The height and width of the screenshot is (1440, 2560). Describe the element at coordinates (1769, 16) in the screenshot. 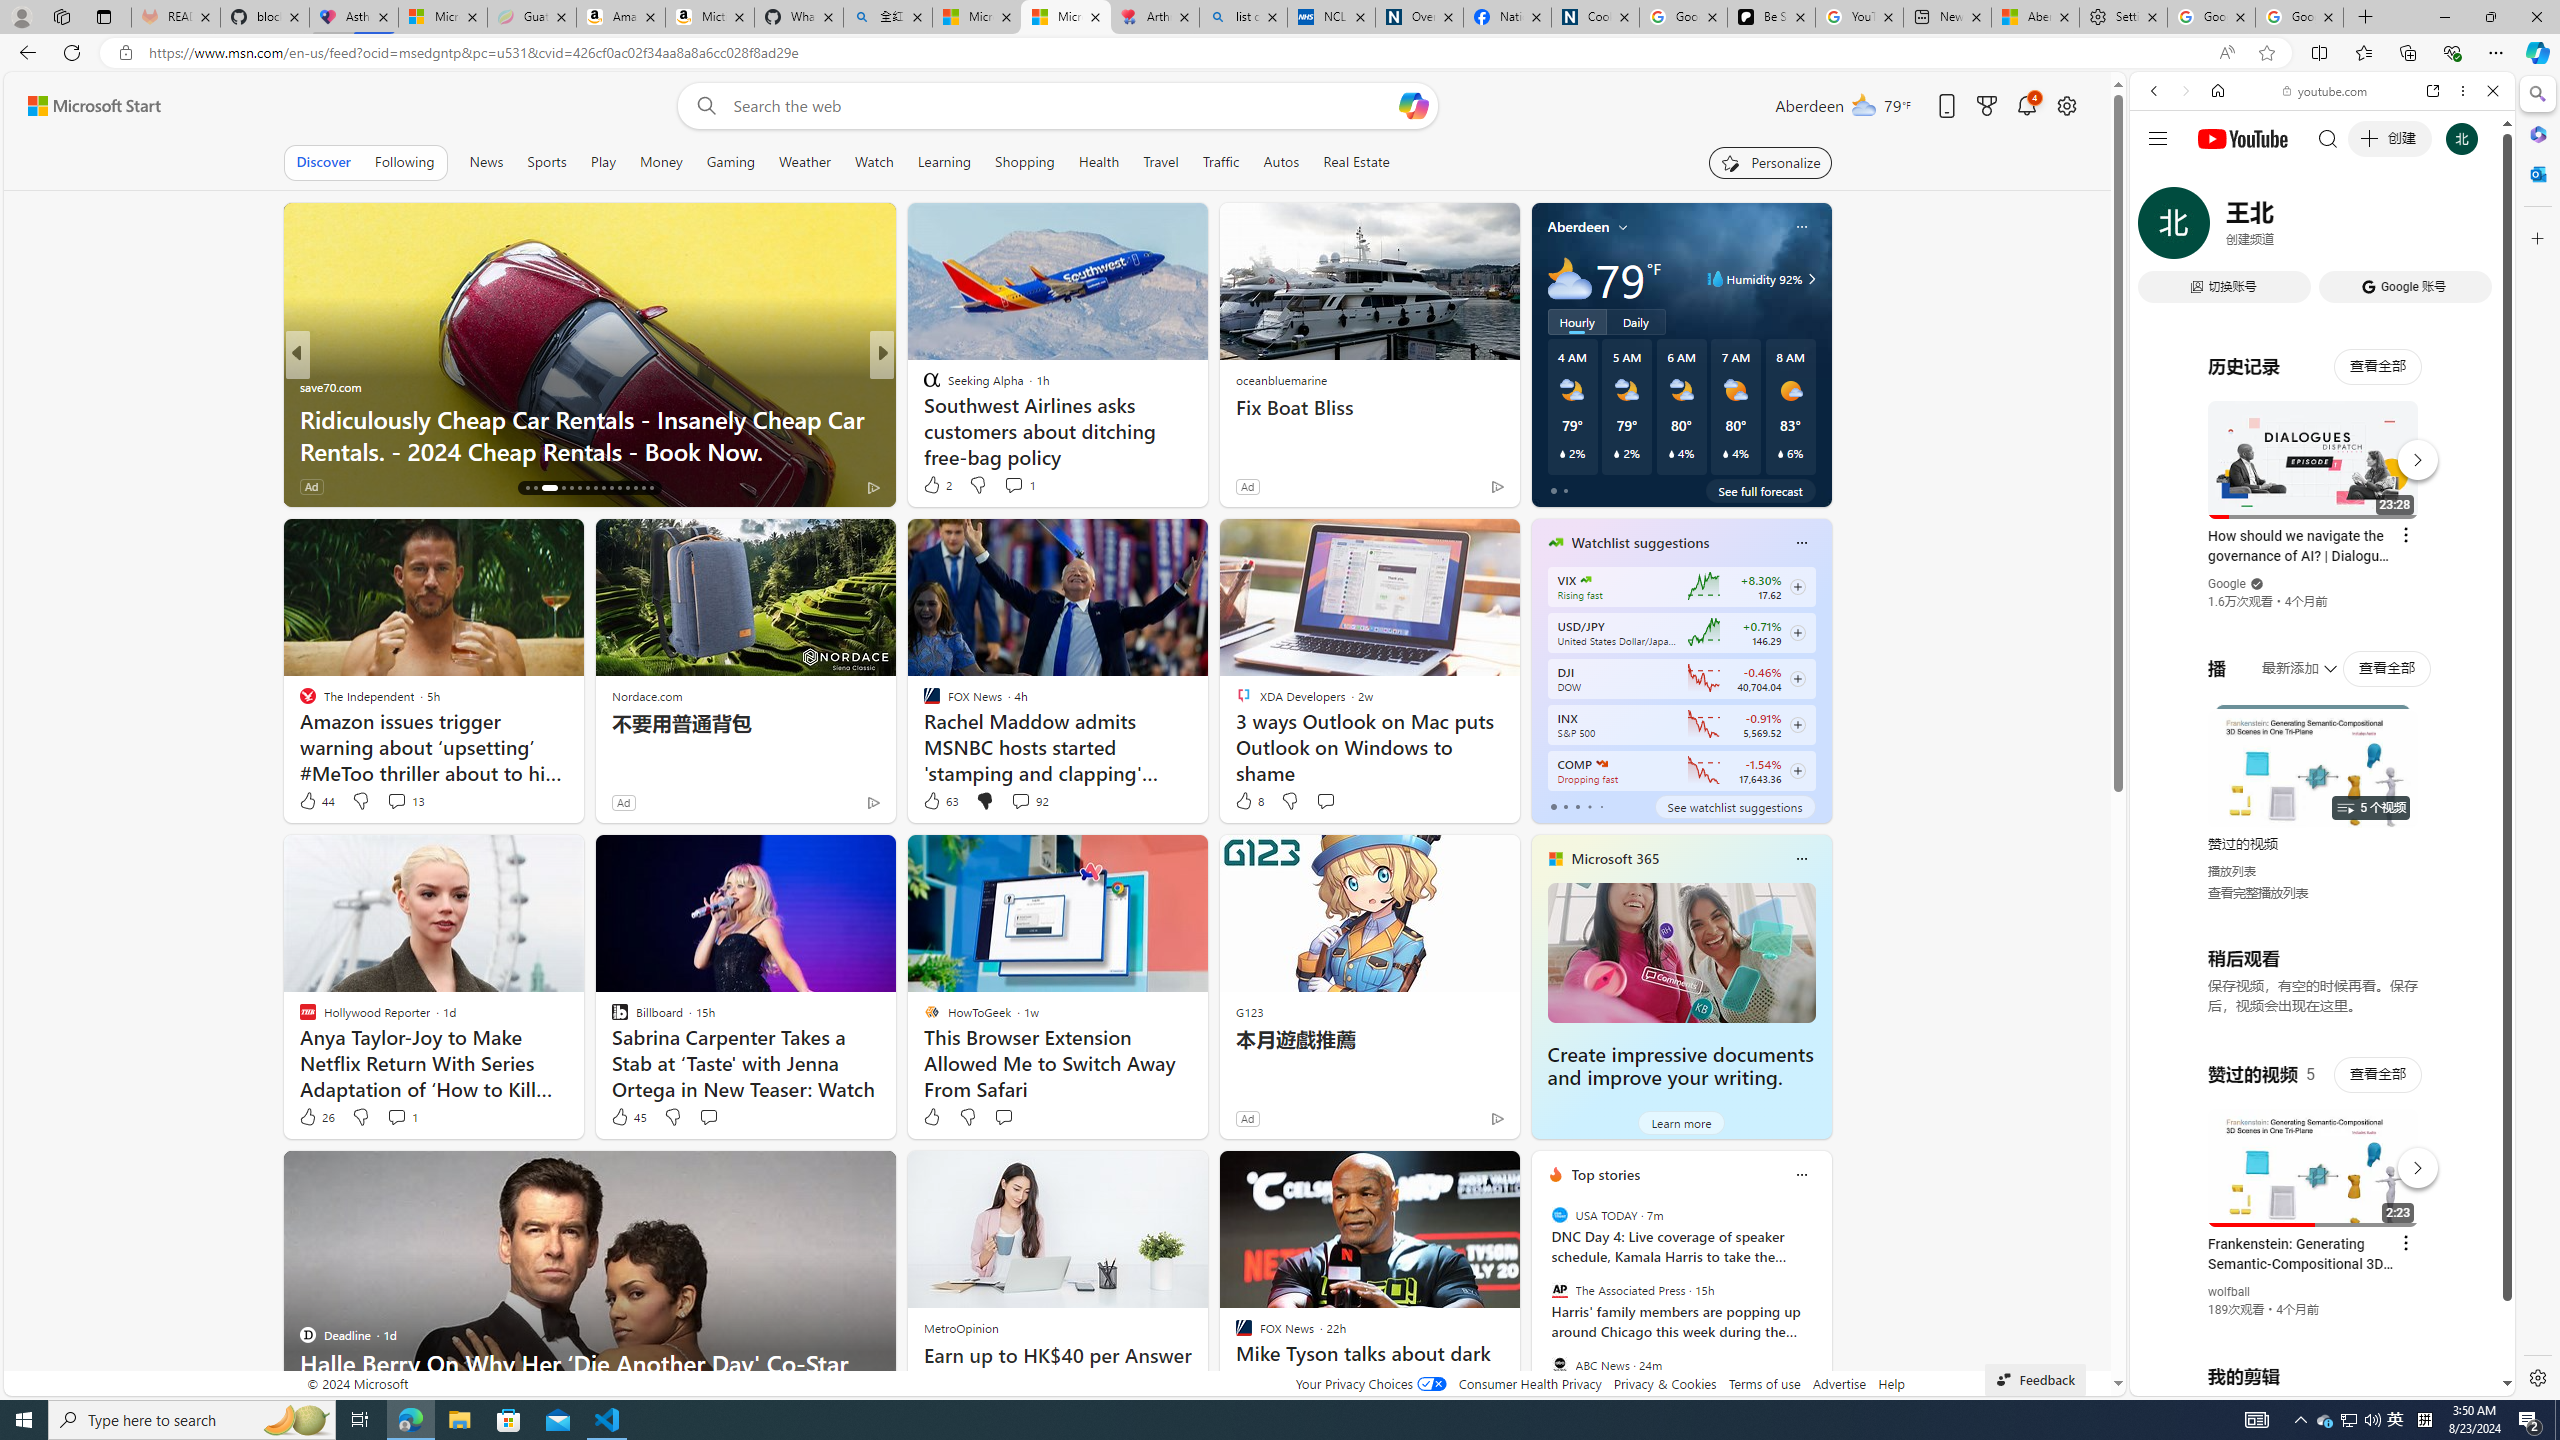

I see `'Be Smart | creating Science videos | Patreon'` at that location.